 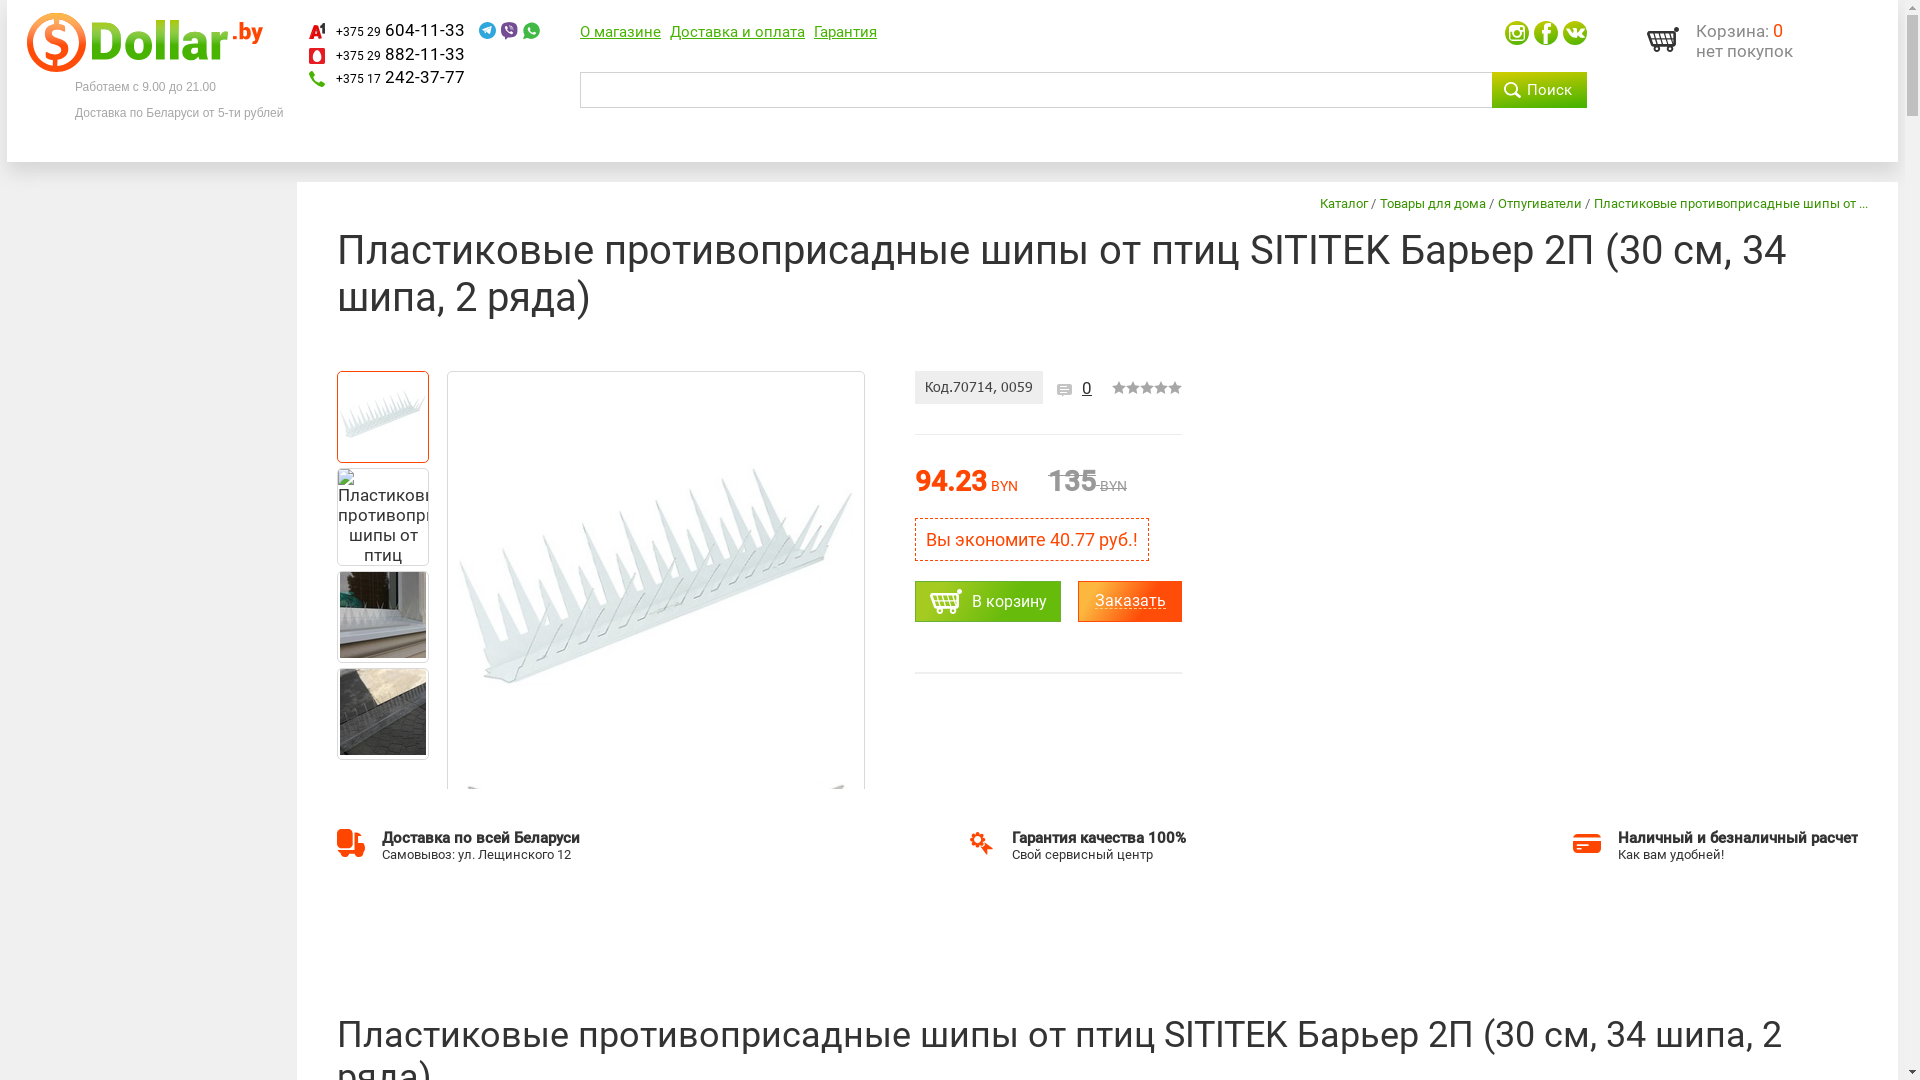 I want to click on '+375 29 882-11-33', so click(x=336, y=53).